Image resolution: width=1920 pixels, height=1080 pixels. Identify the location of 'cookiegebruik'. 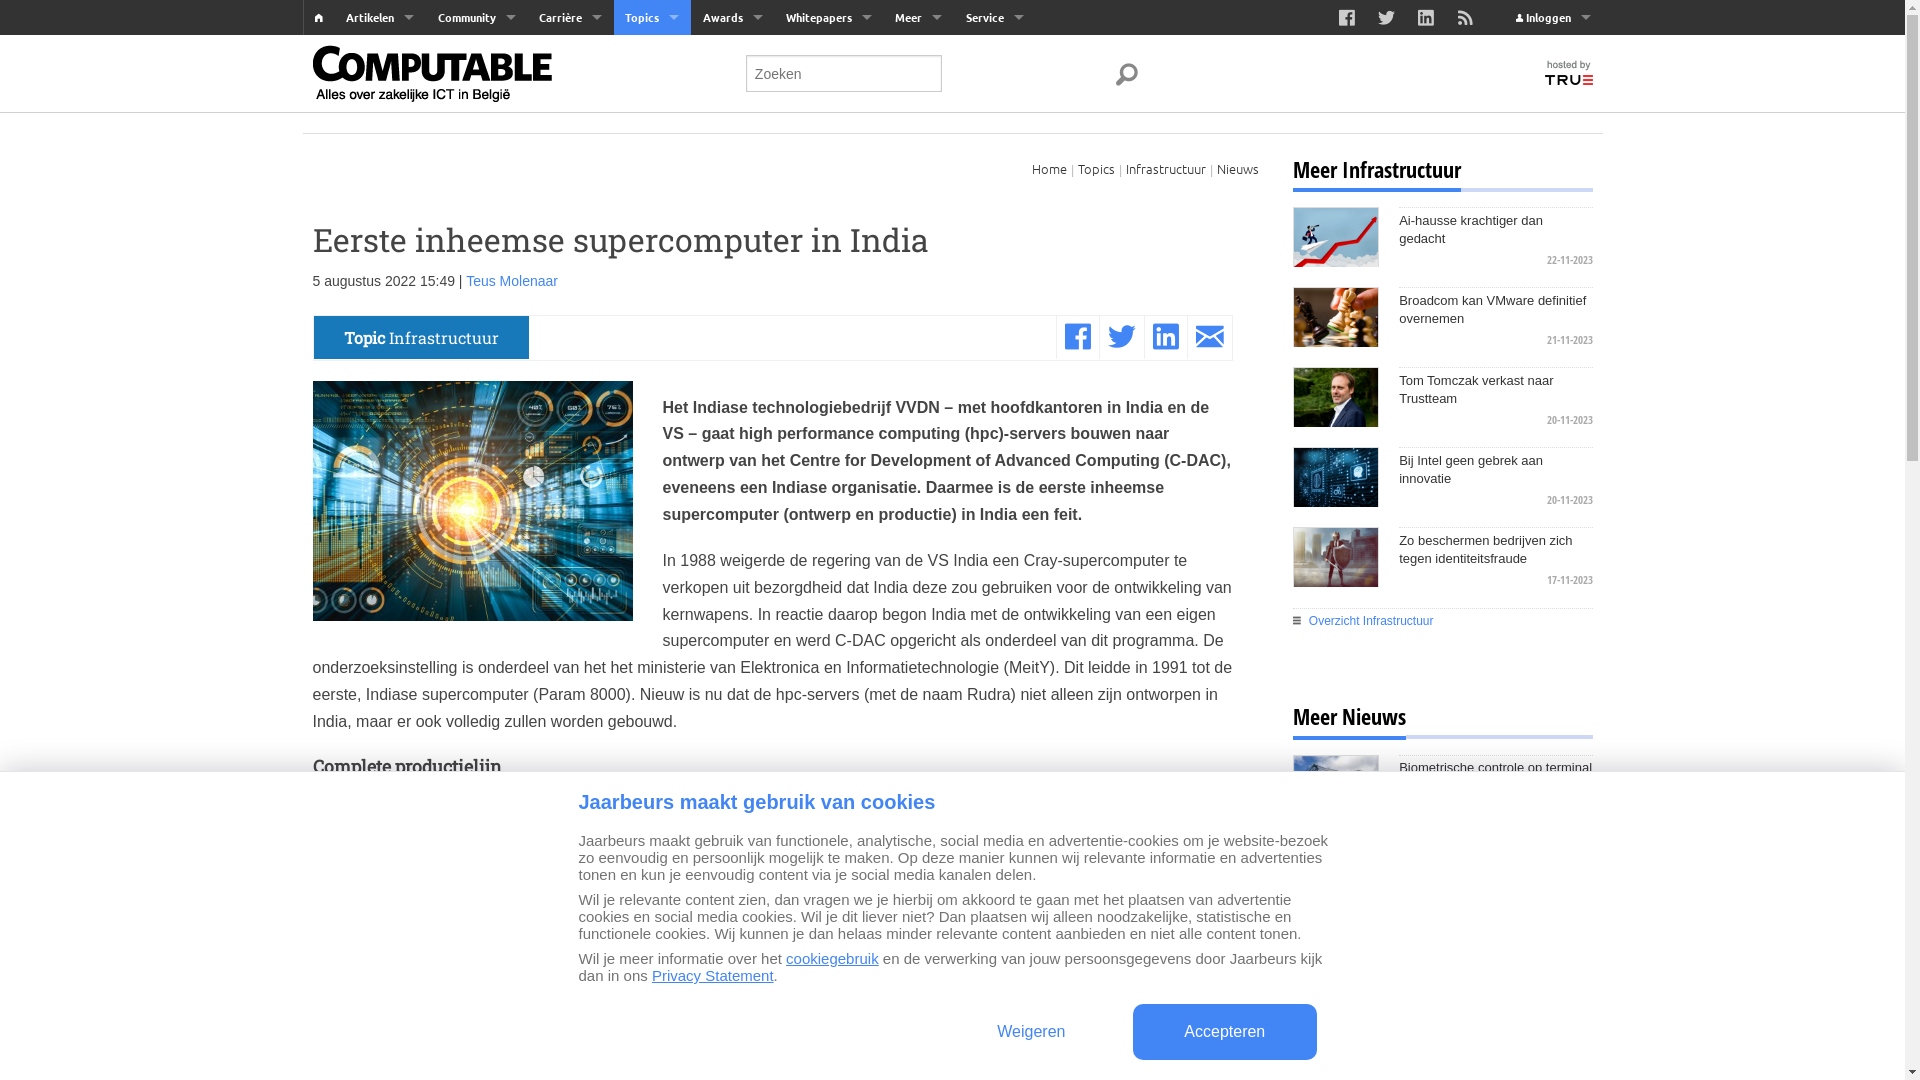
(832, 957).